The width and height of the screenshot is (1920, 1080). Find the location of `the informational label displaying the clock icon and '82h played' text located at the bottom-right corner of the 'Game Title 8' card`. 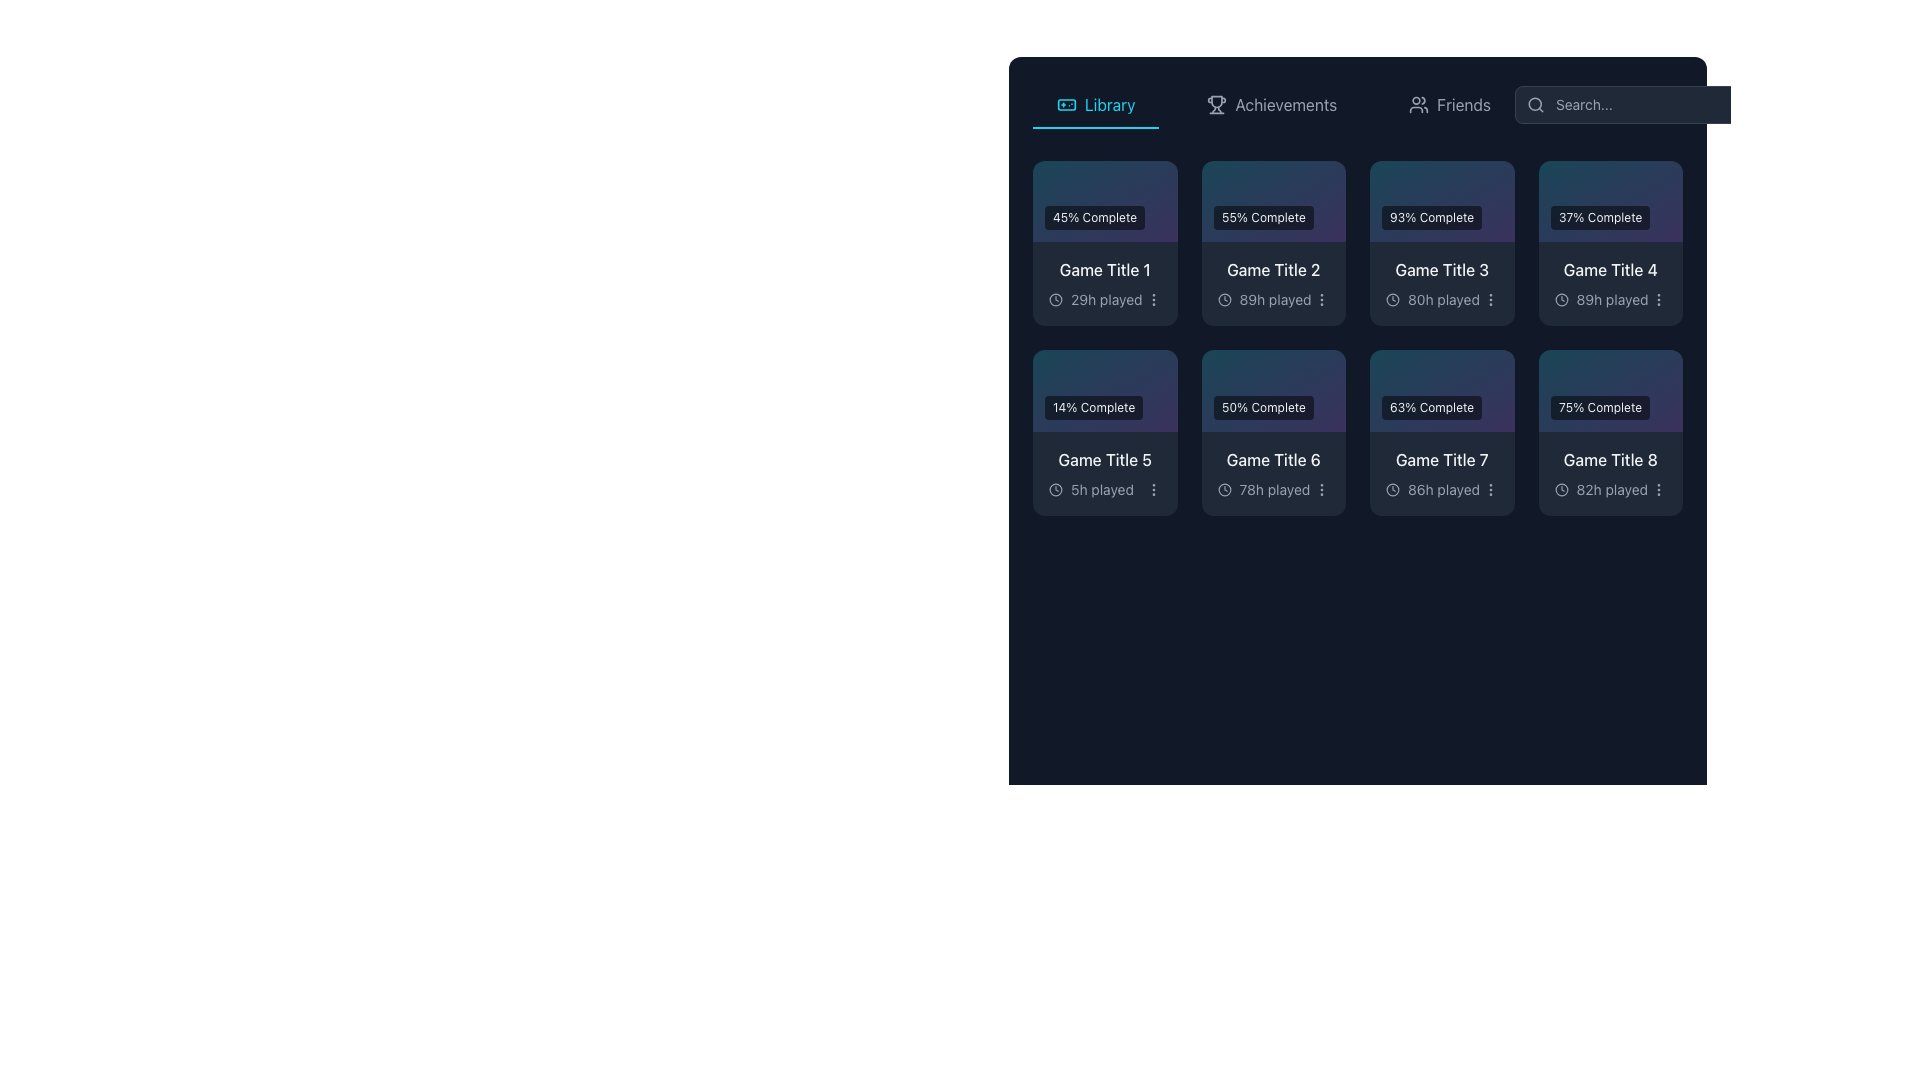

the informational label displaying the clock icon and '82h played' text located at the bottom-right corner of the 'Game Title 8' card is located at coordinates (1601, 489).